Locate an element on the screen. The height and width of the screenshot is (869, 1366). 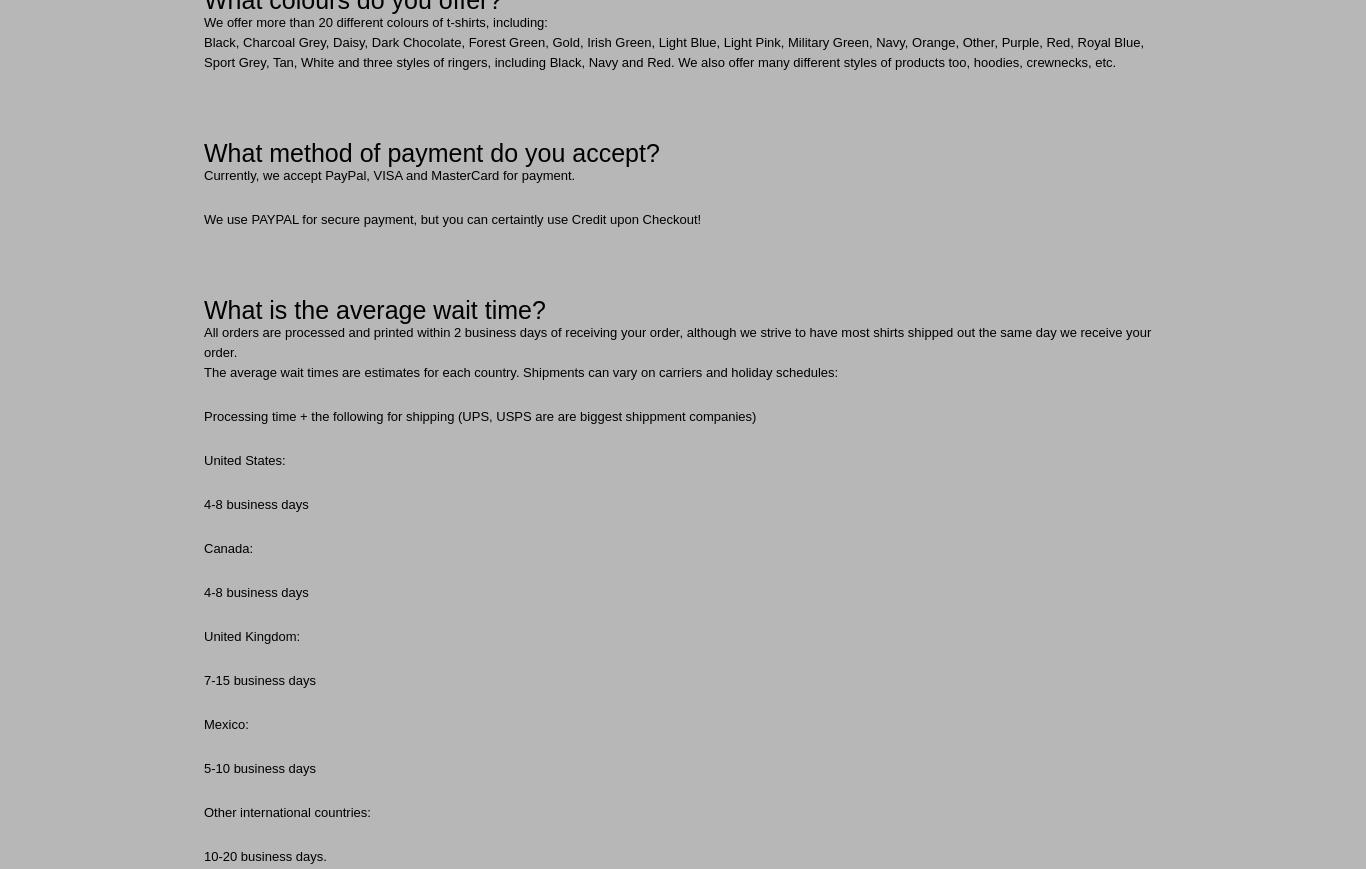
'We use PAYPAL for secure payment, but you can certaintly use Credit upon Checkout!' is located at coordinates (451, 218).